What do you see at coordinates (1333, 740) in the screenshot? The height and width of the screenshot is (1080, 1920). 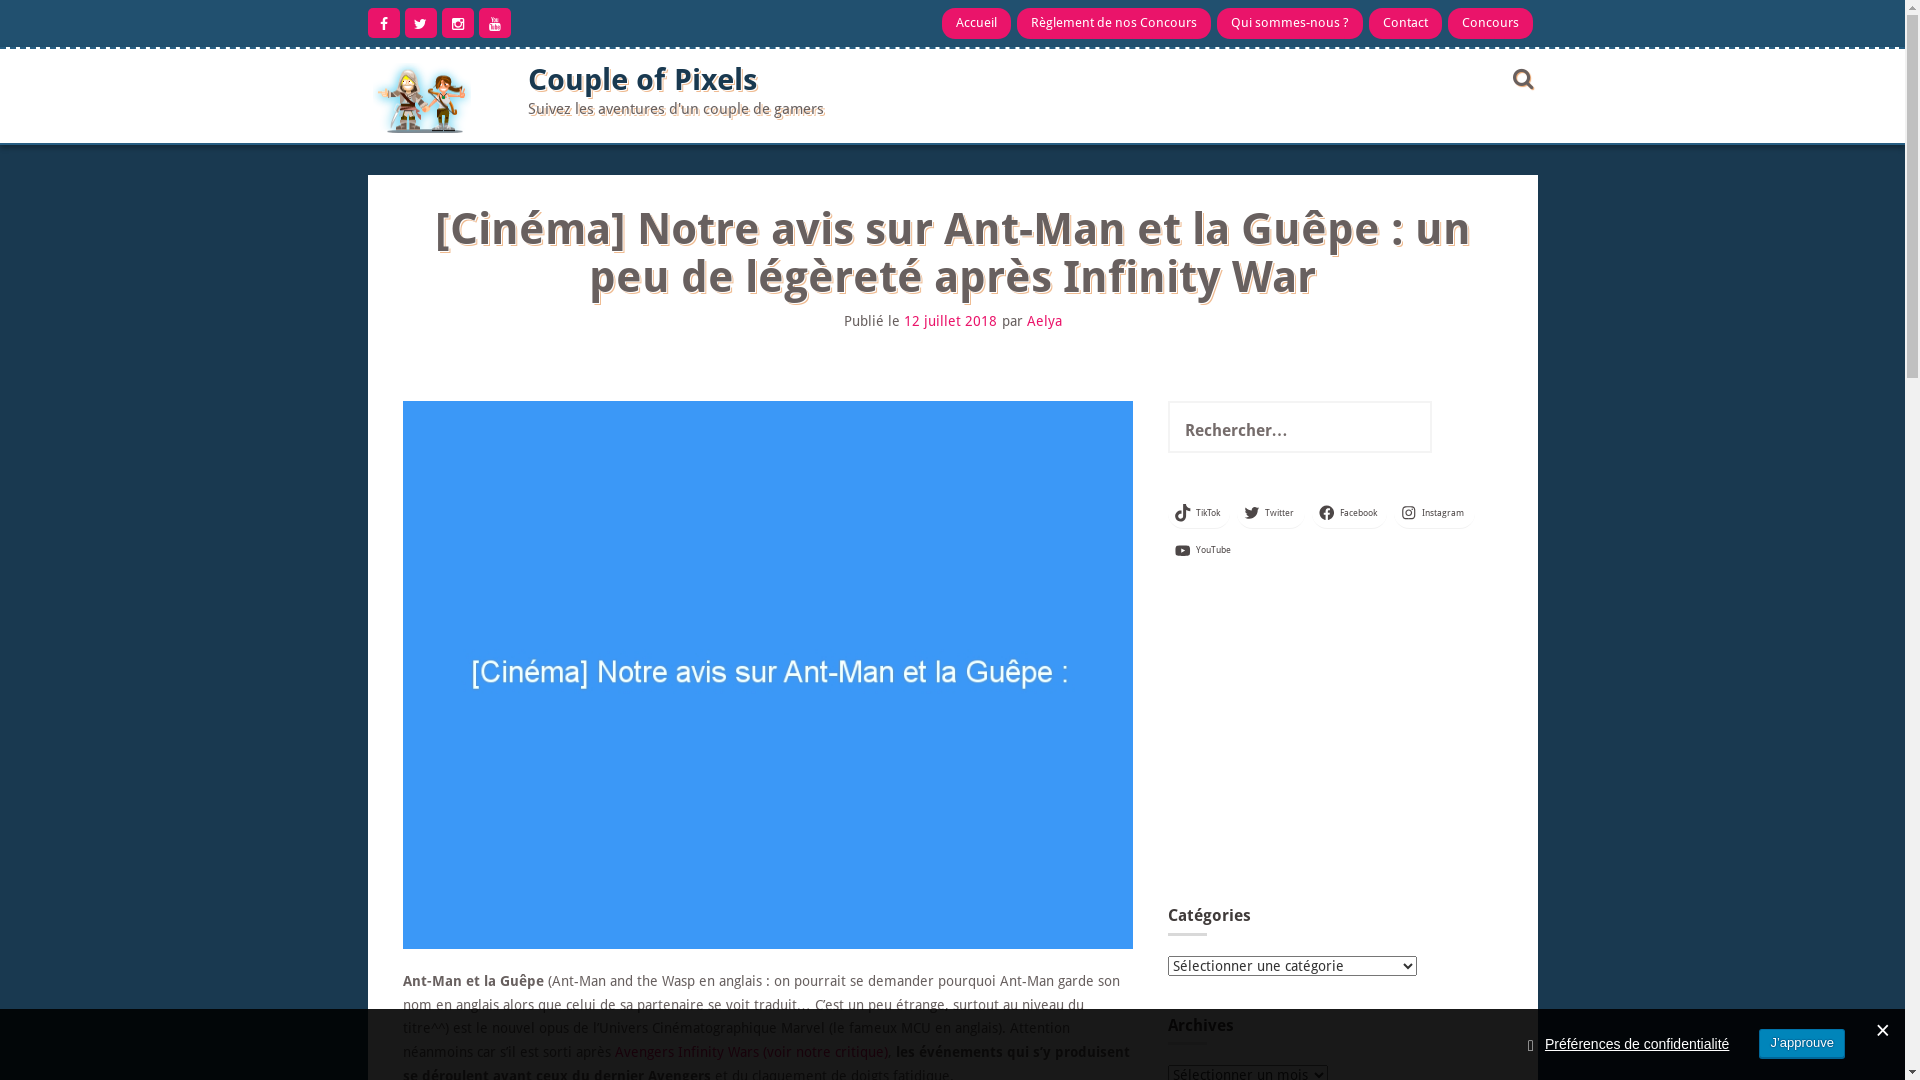 I see `'Advertisement'` at bounding box center [1333, 740].